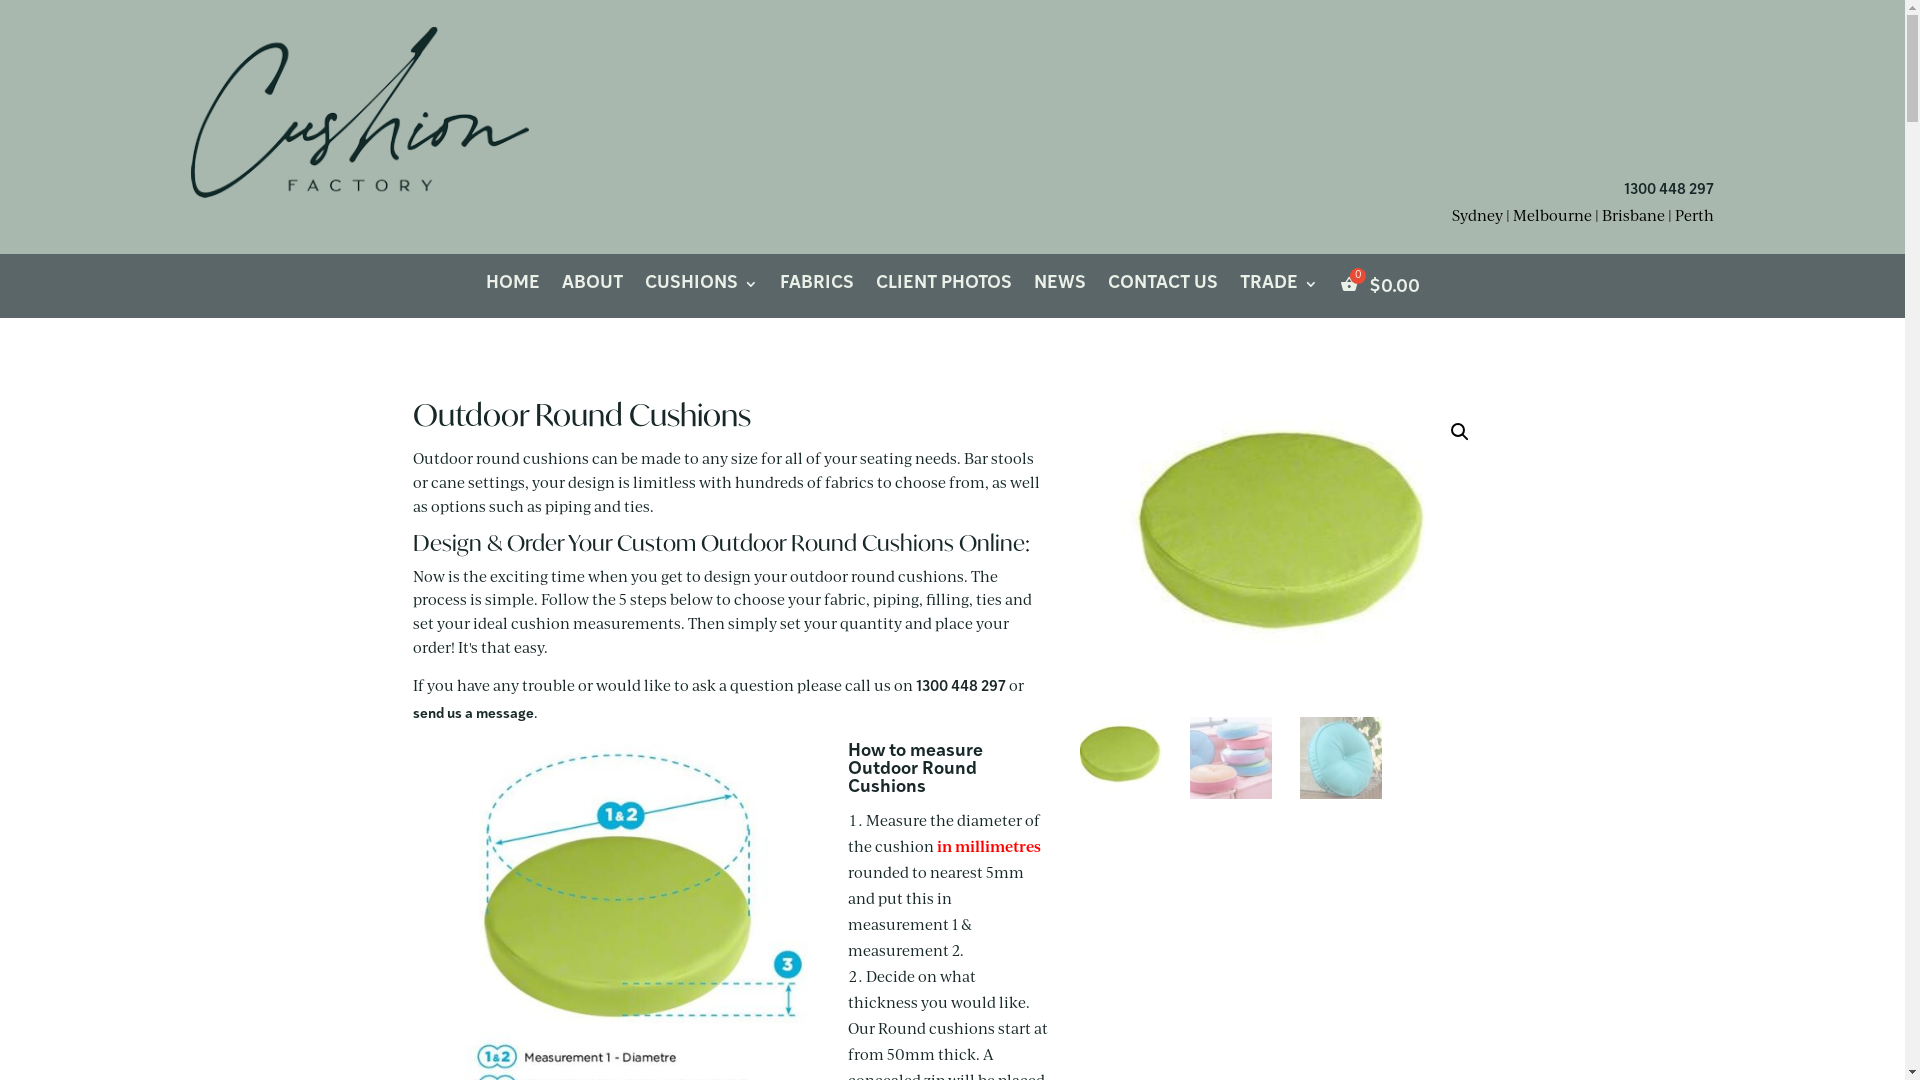 The image size is (1920, 1080). What do you see at coordinates (1379, 289) in the screenshot?
I see `'$0.00'` at bounding box center [1379, 289].